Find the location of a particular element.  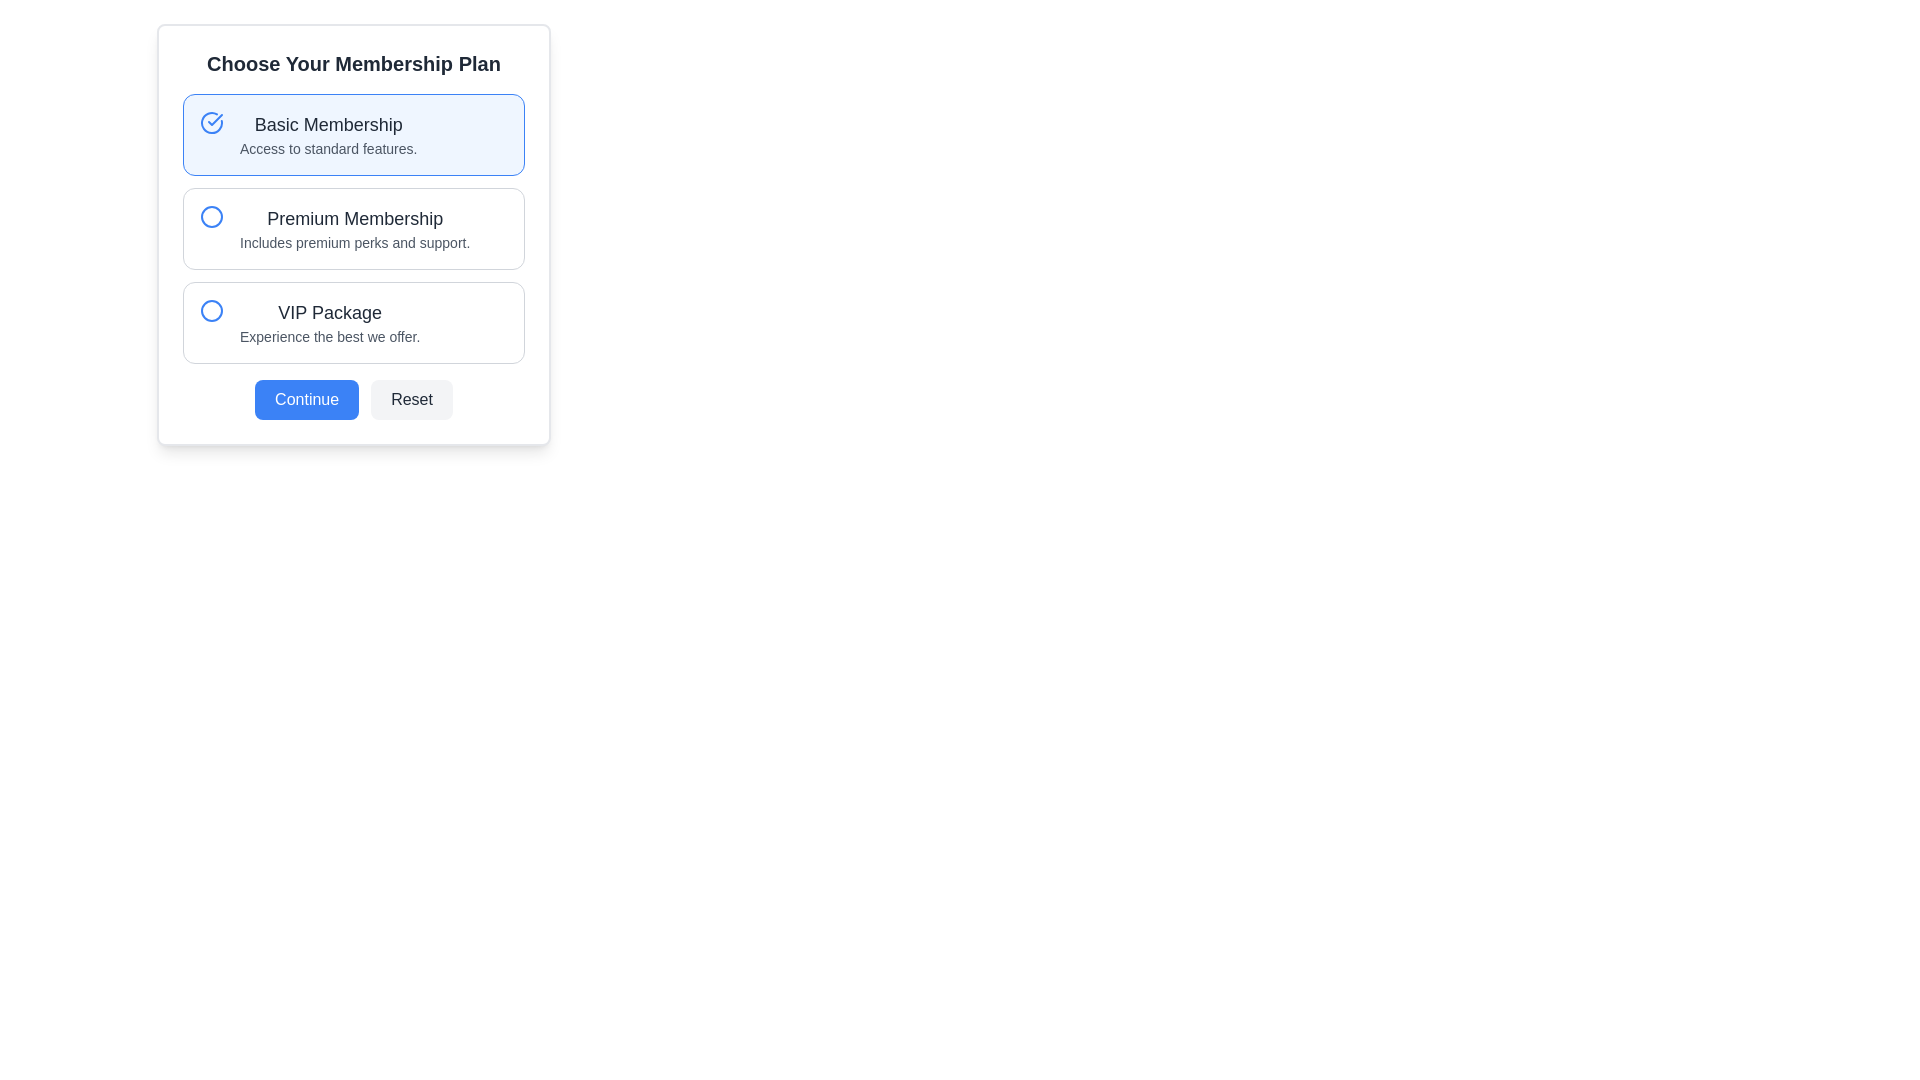

the 'Reset' button, which is a rectangular button with a light-gray background and dark-gray text, located at the bottom-right section of a card layout is located at coordinates (411, 400).